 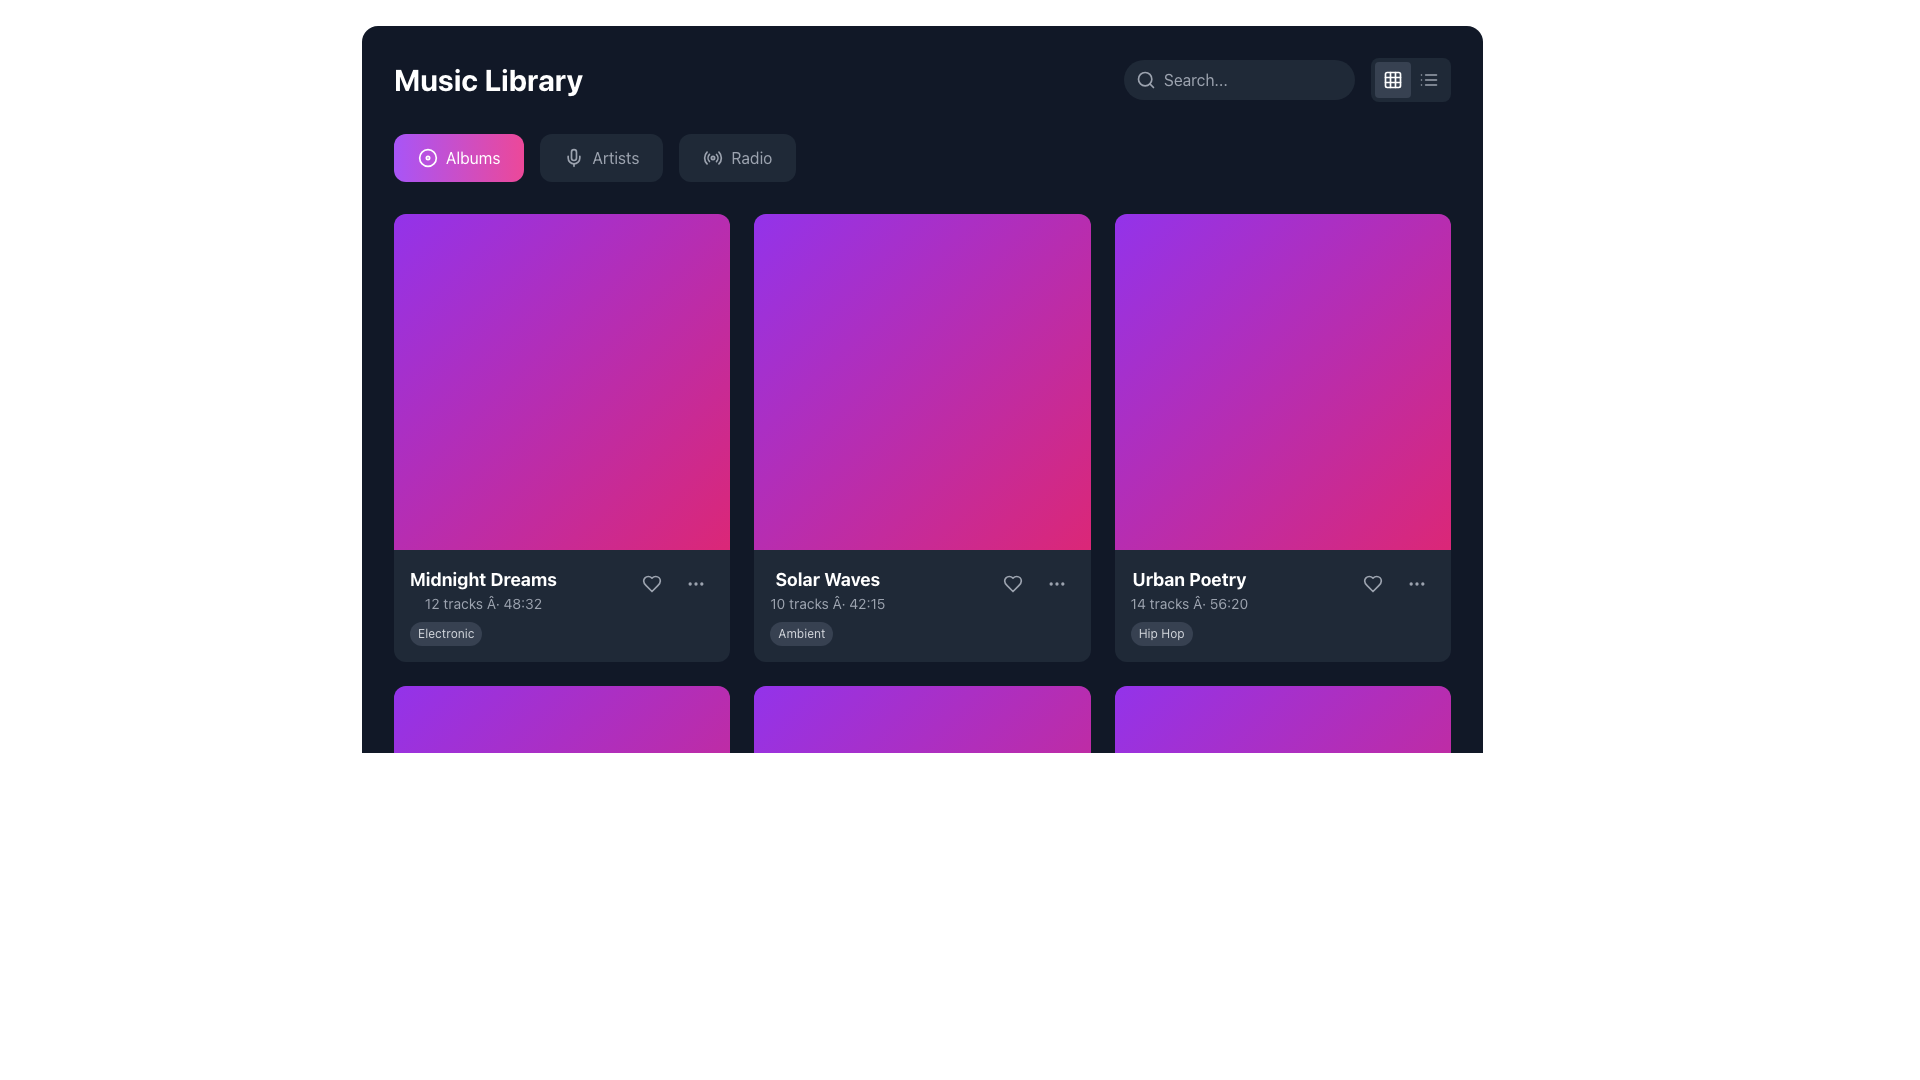 I want to click on contents of the Text display that provides information about the 'Midnight Dreams' album, located in the first cell of the top row beneath its album image, so click(x=483, y=589).